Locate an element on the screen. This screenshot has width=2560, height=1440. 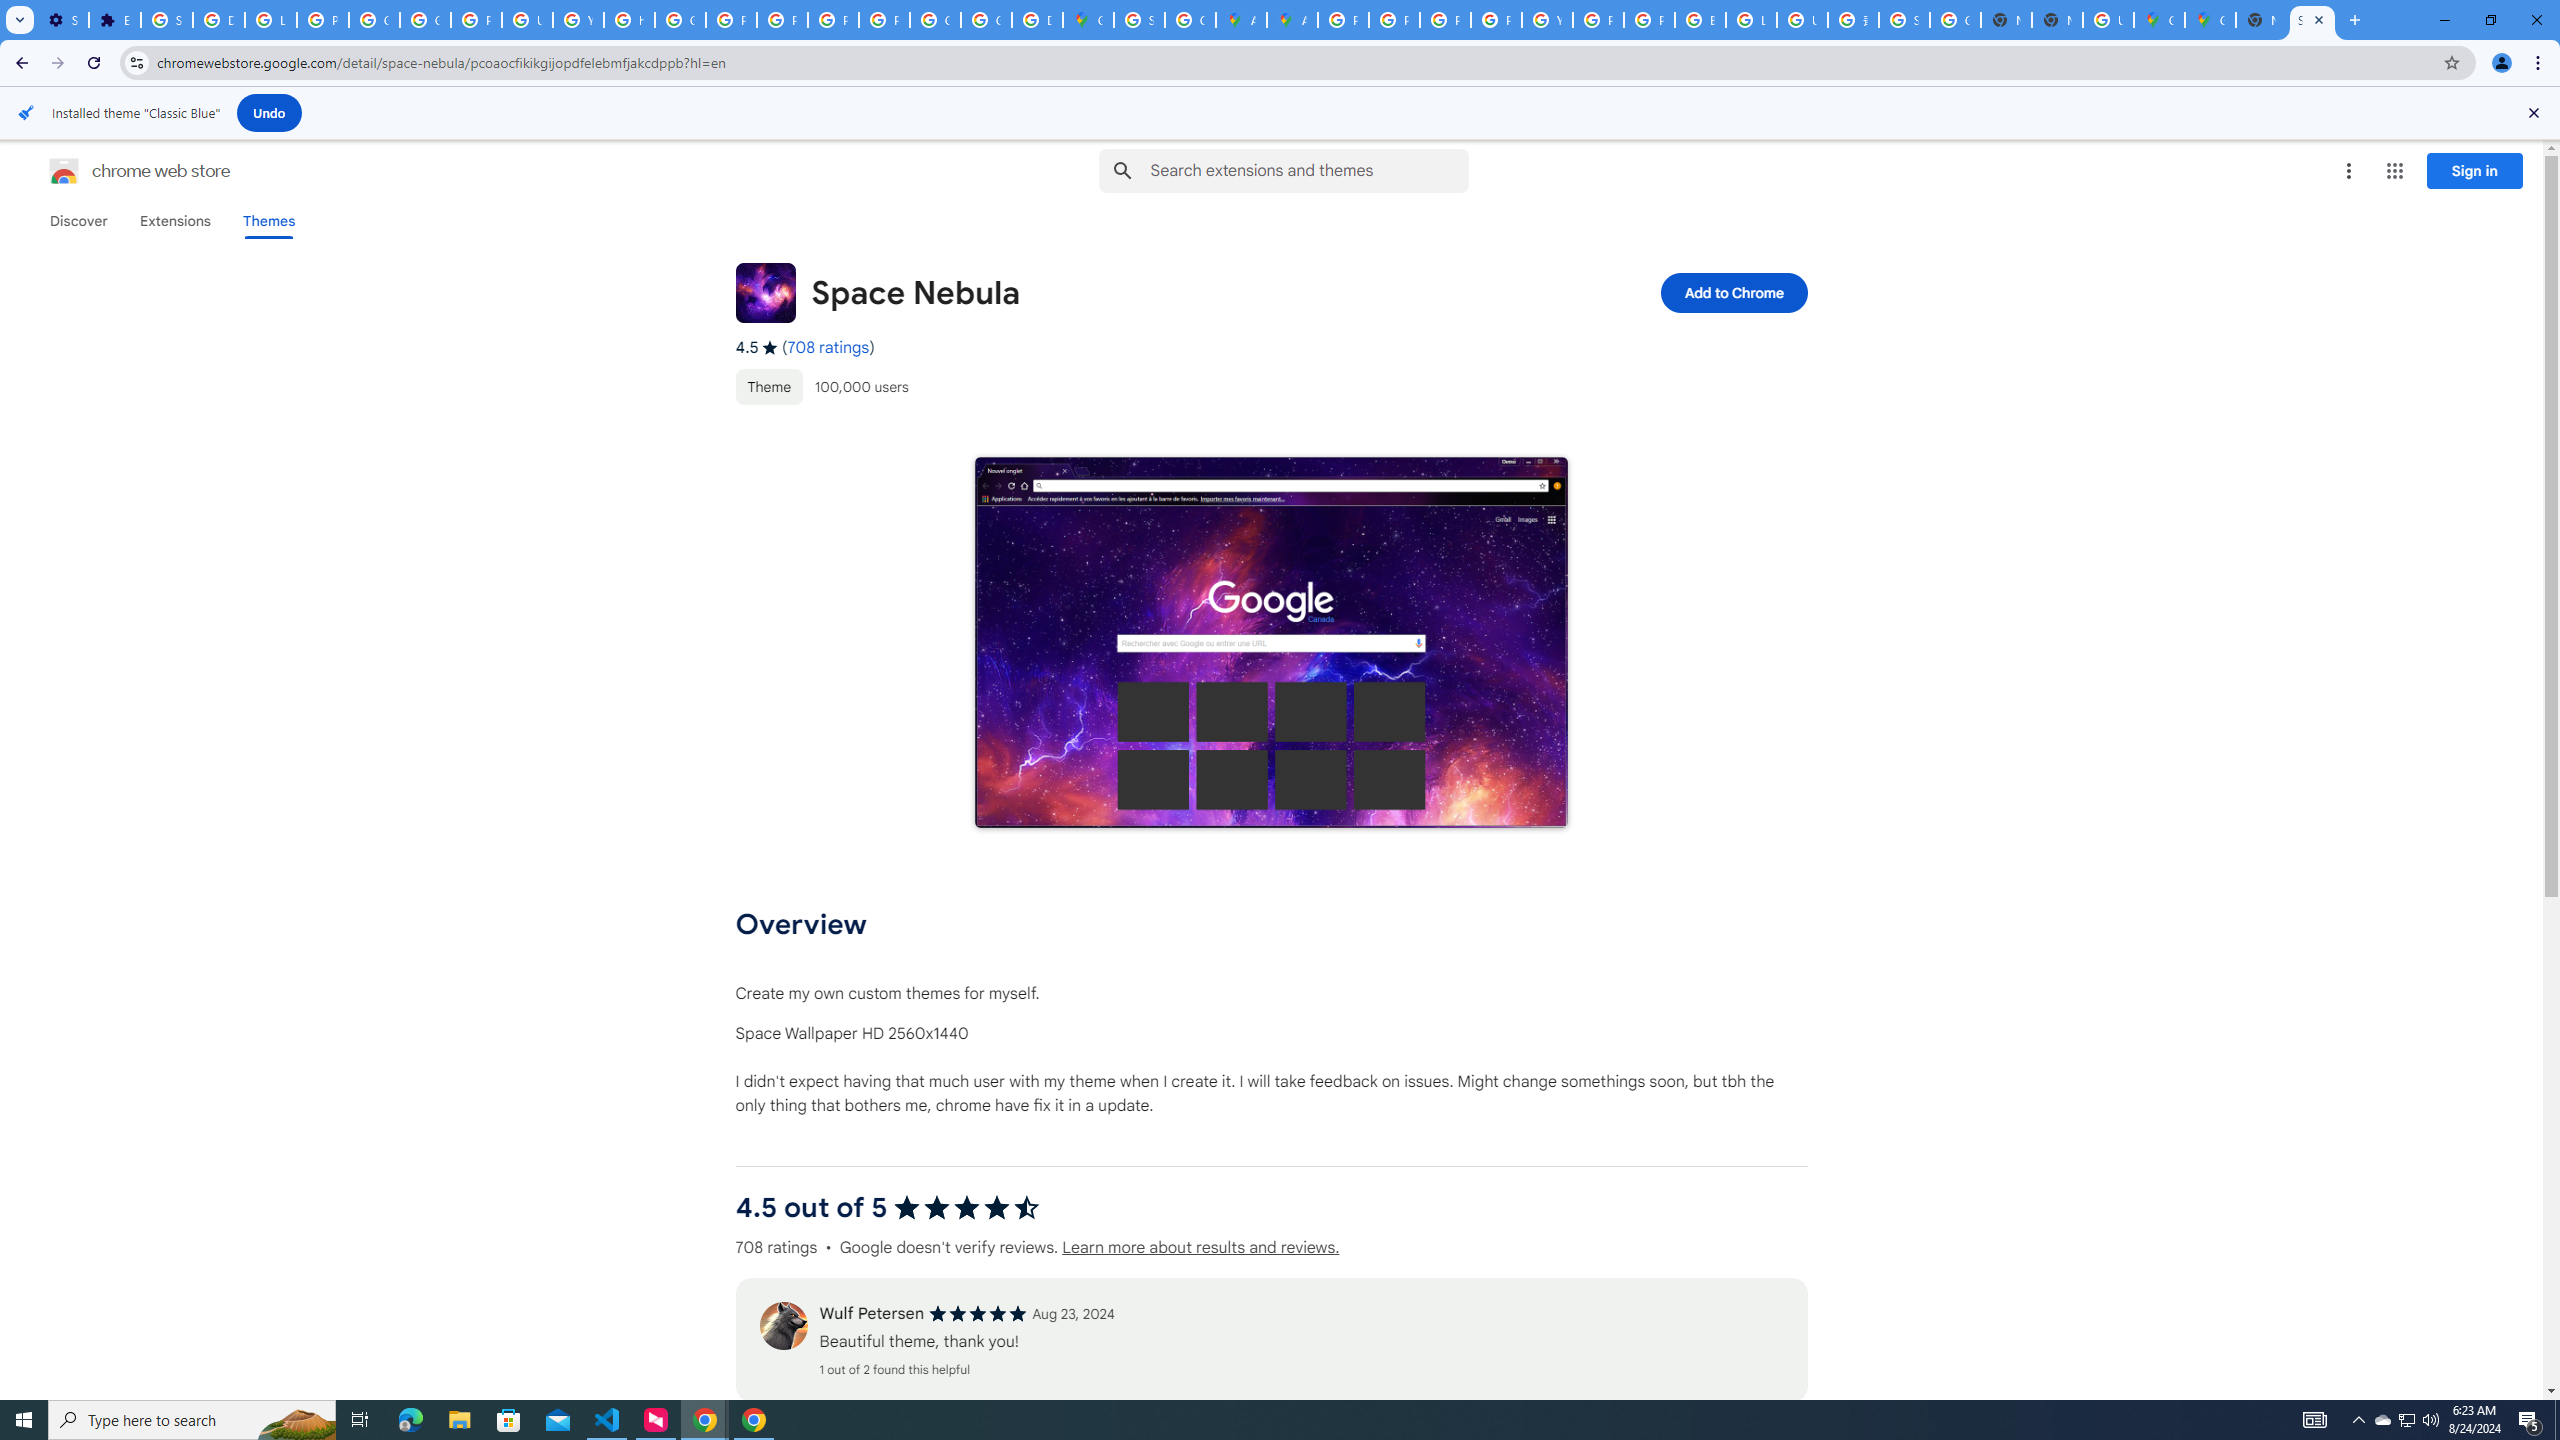
'System' is located at coordinates (11, 9).